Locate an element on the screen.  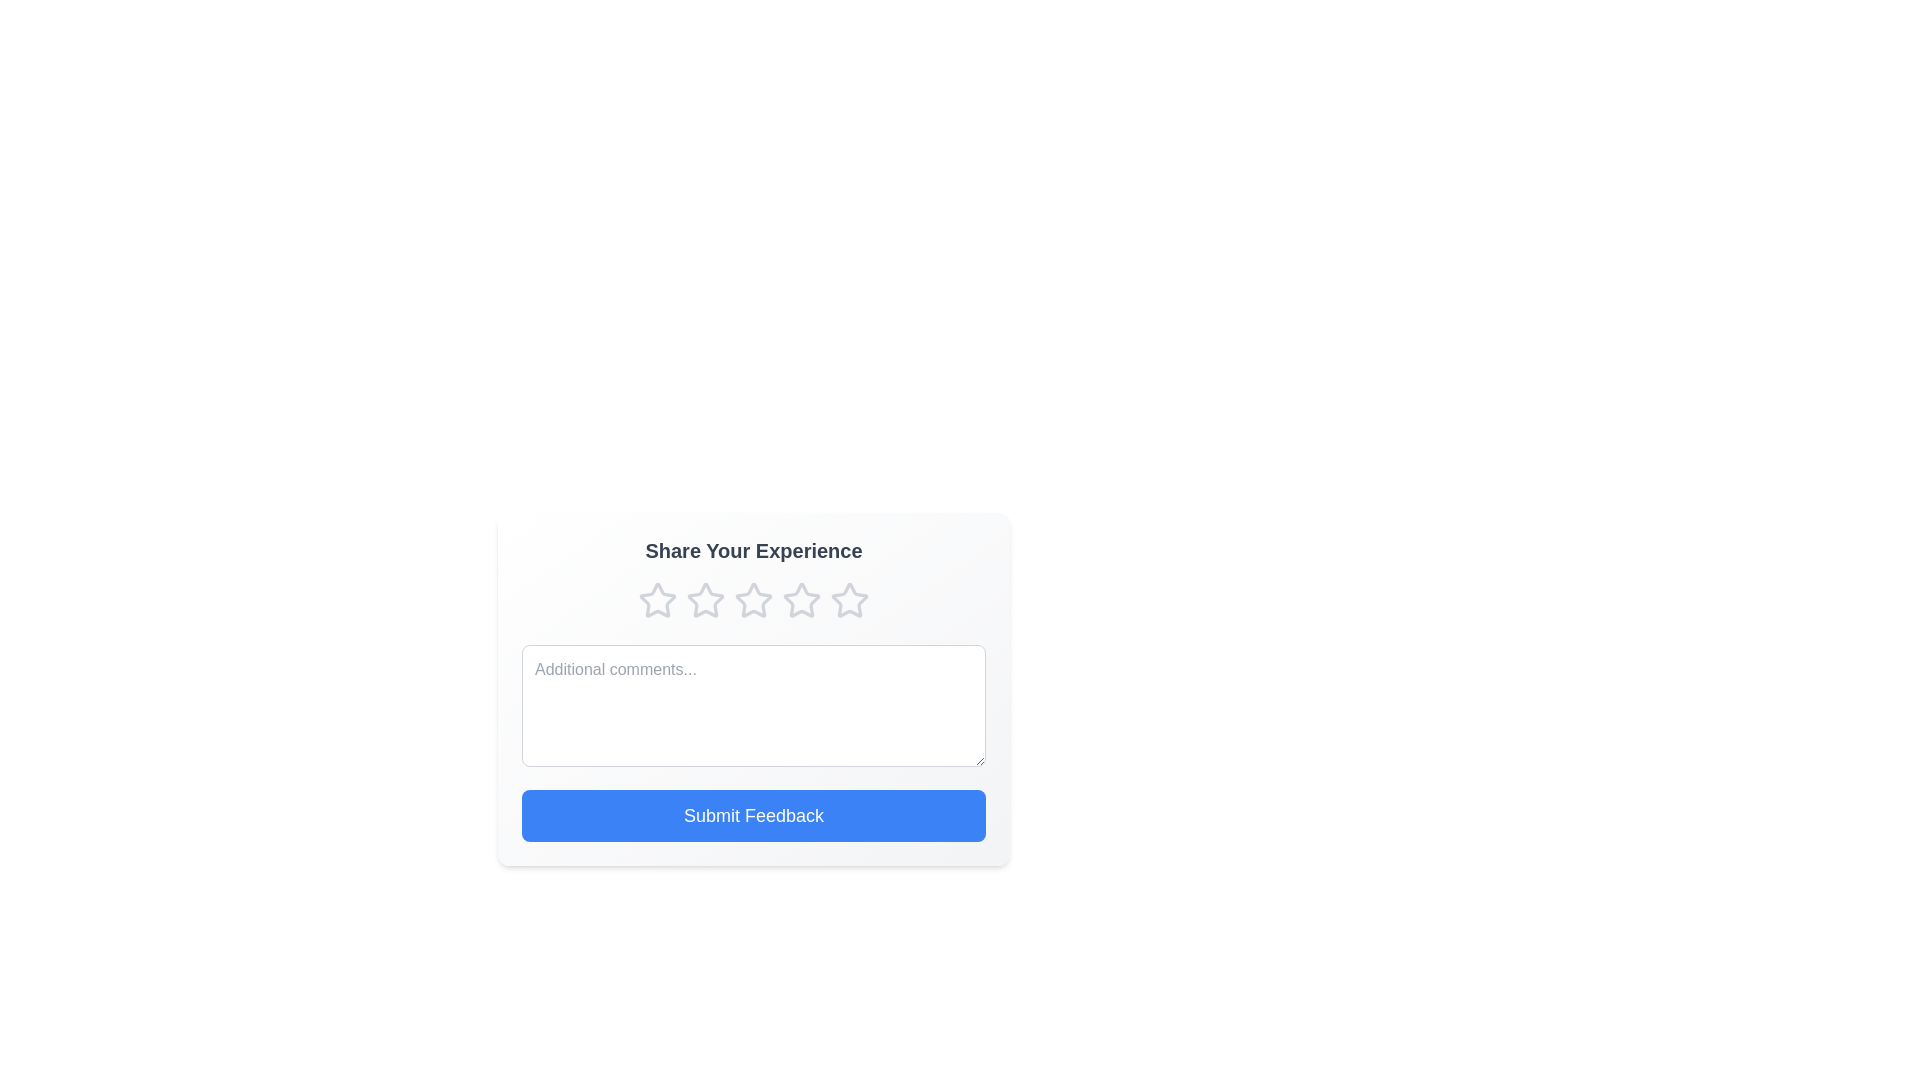
the fourth interactive star icon for rating, which is styled as a hollow star outline with a thin gray border is located at coordinates (801, 599).